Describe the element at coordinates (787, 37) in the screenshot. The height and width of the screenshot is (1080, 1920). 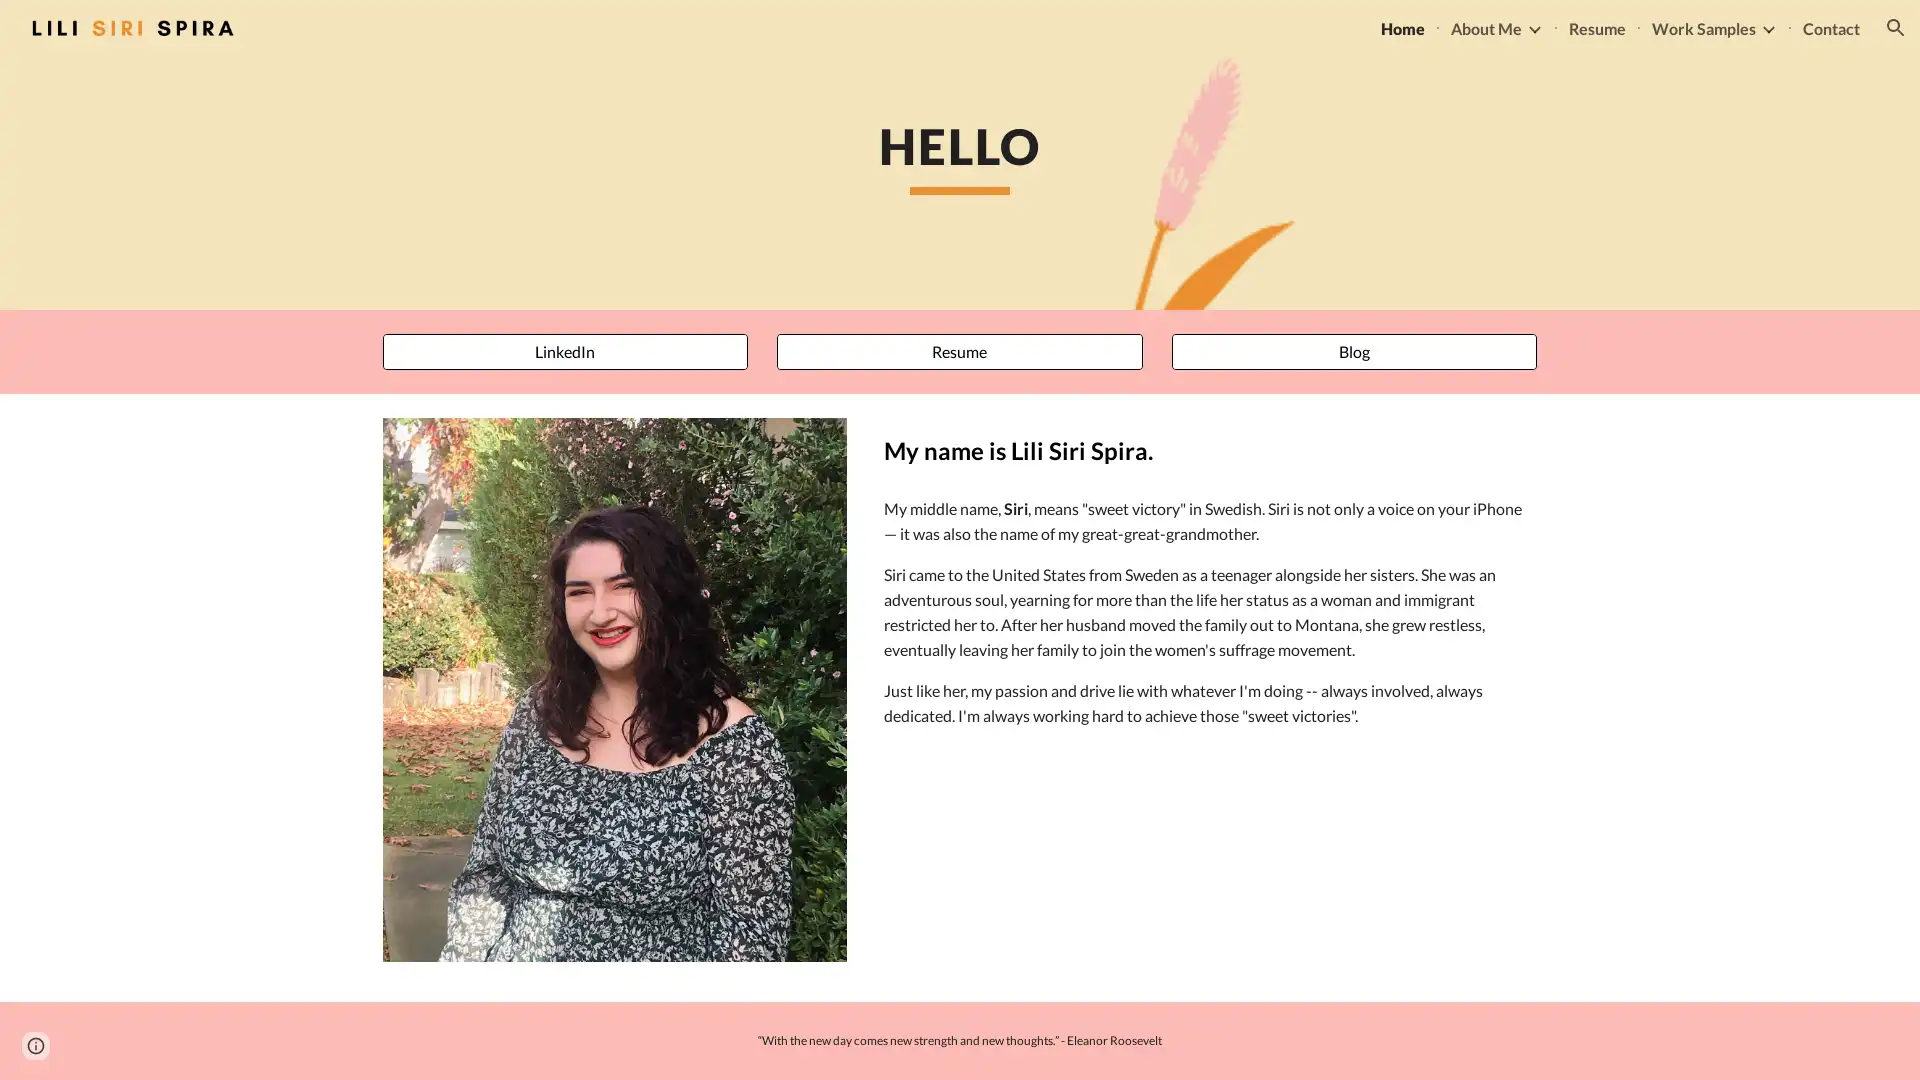
I see `Skip to main content` at that location.